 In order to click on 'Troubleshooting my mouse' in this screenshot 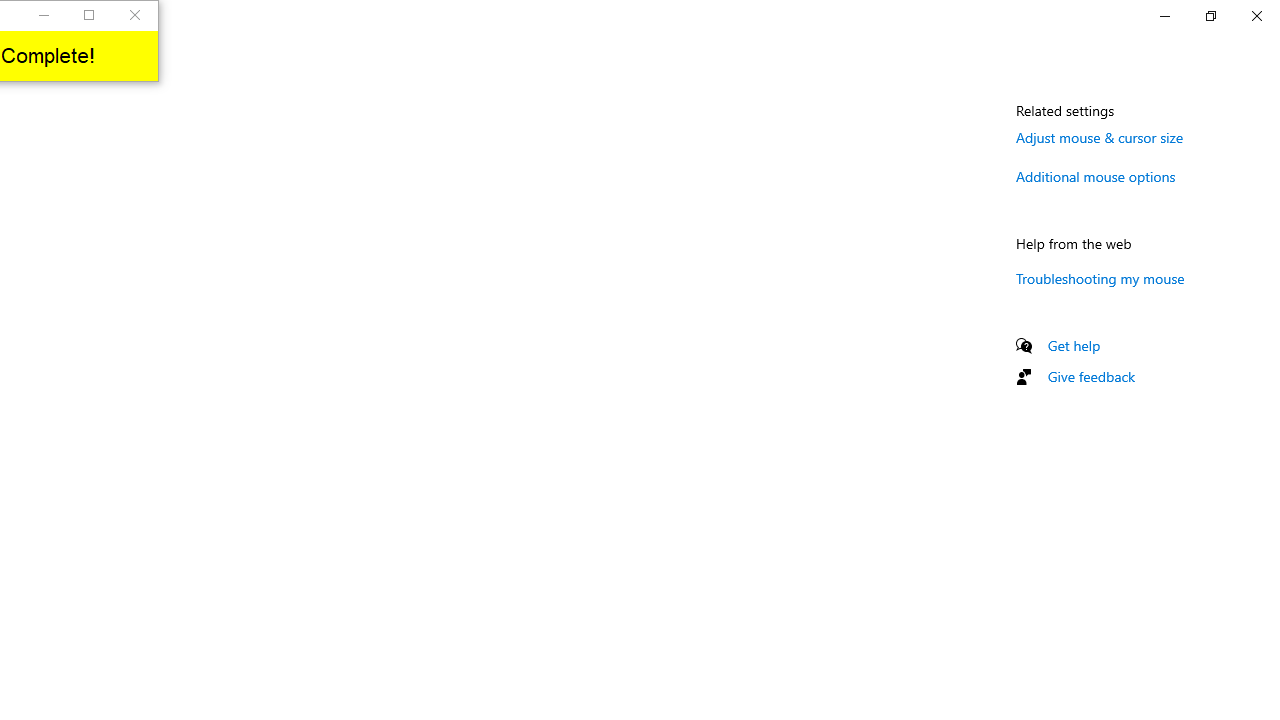, I will do `click(1099, 278)`.